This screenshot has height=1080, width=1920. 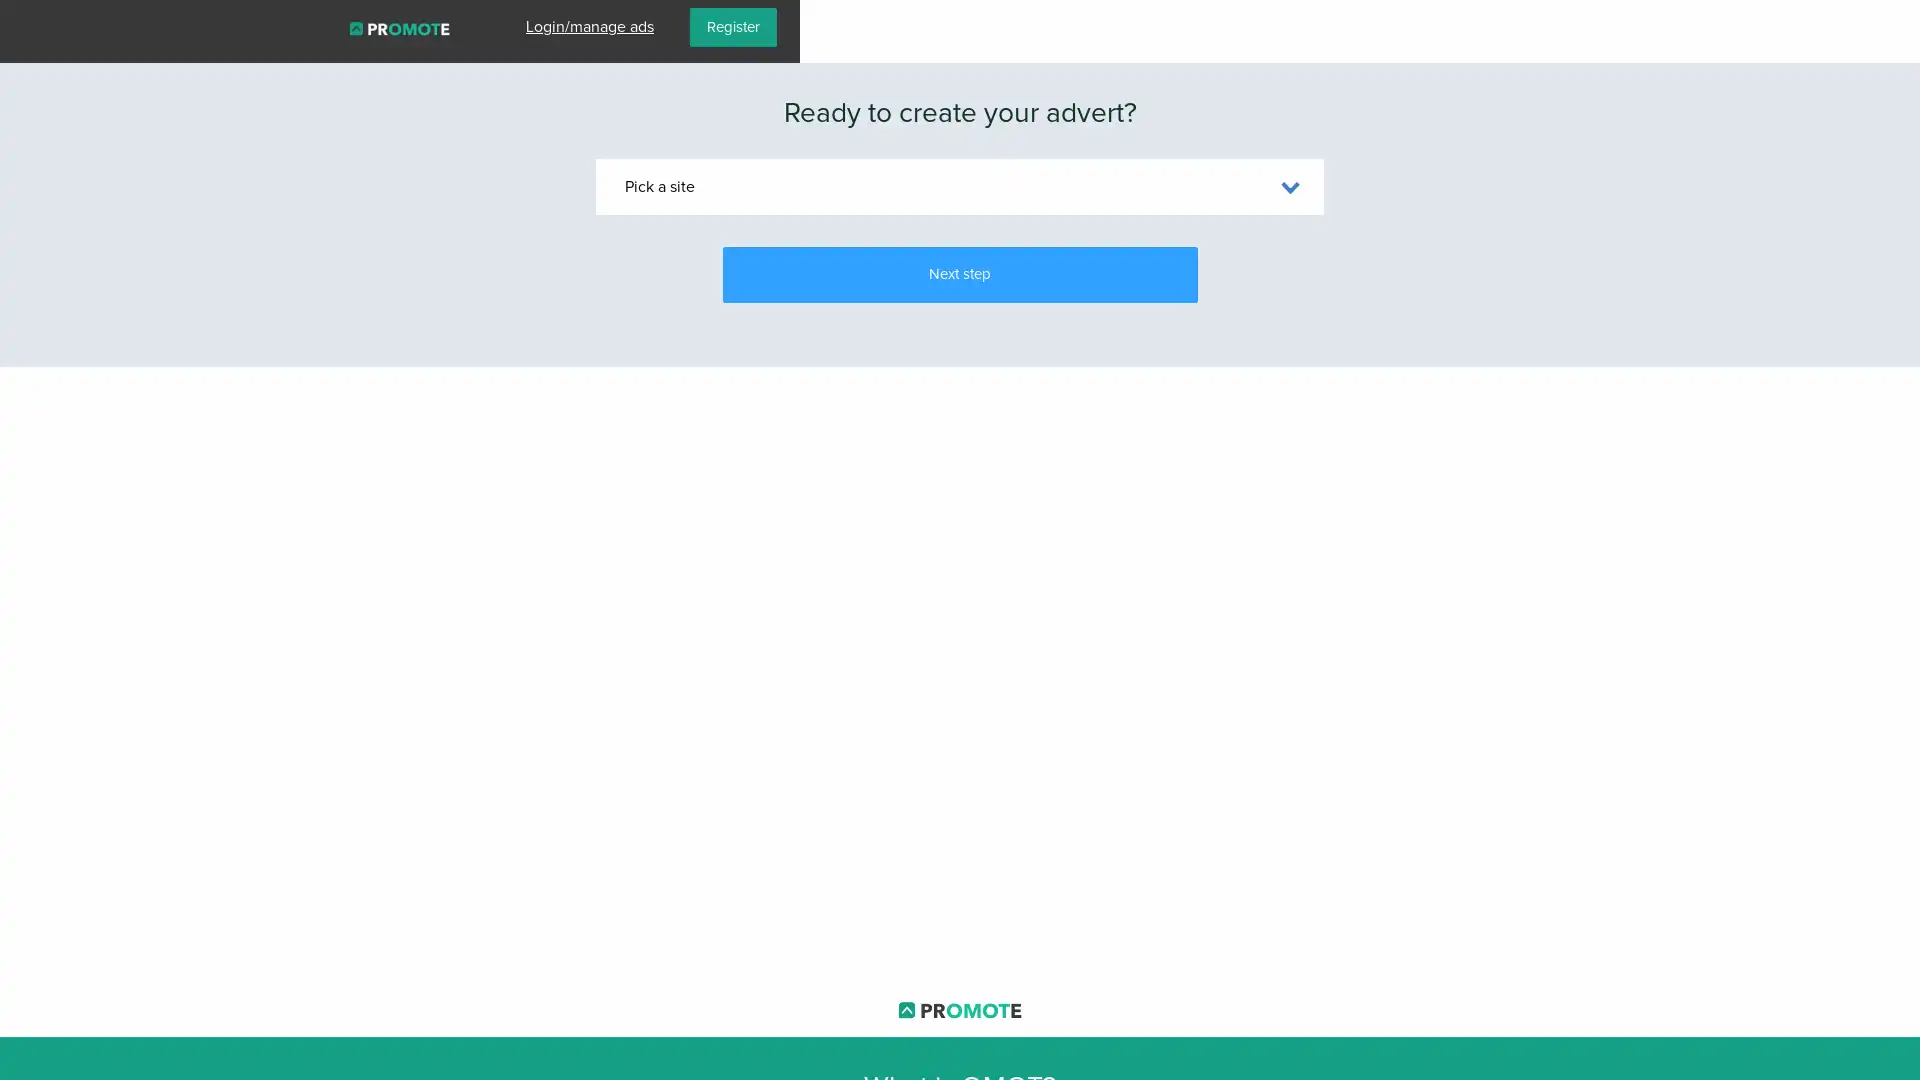 I want to click on Next step, so click(x=958, y=273).